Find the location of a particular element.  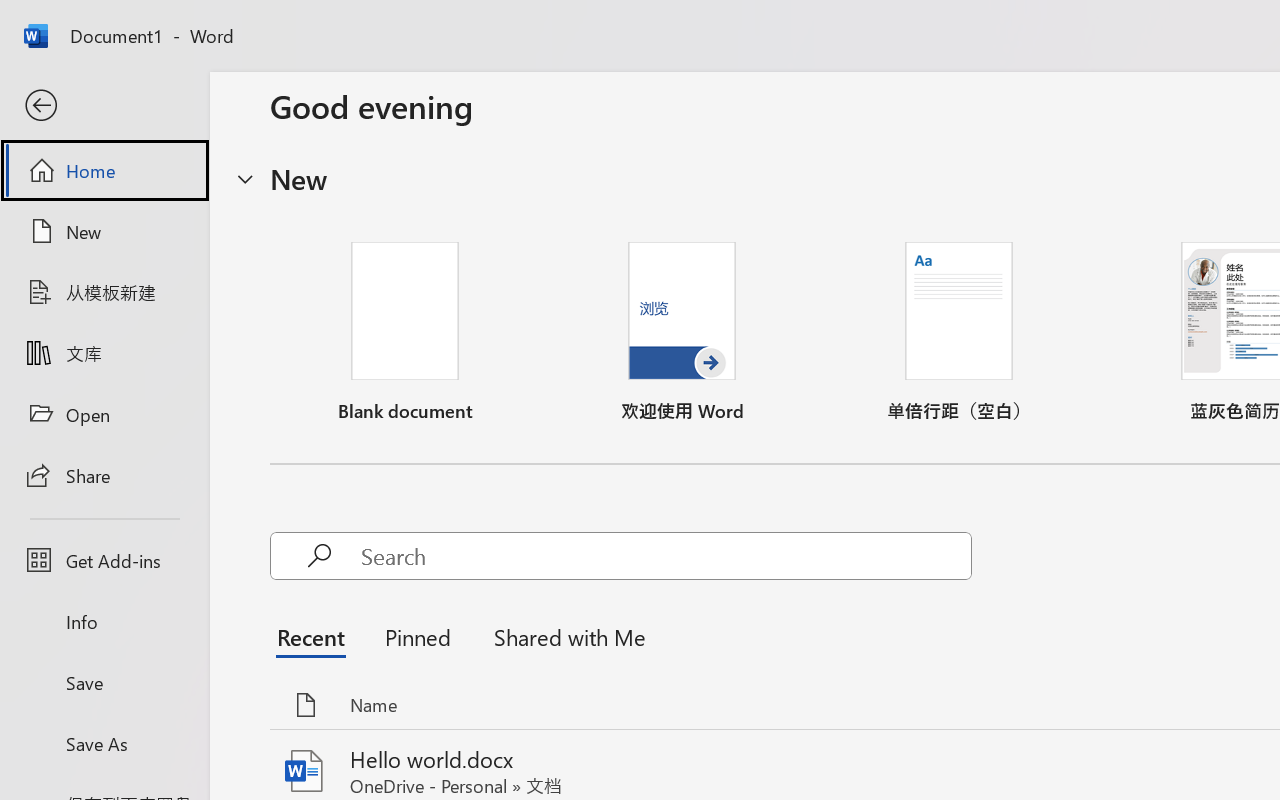

'Blank document' is located at coordinates (404, 331).